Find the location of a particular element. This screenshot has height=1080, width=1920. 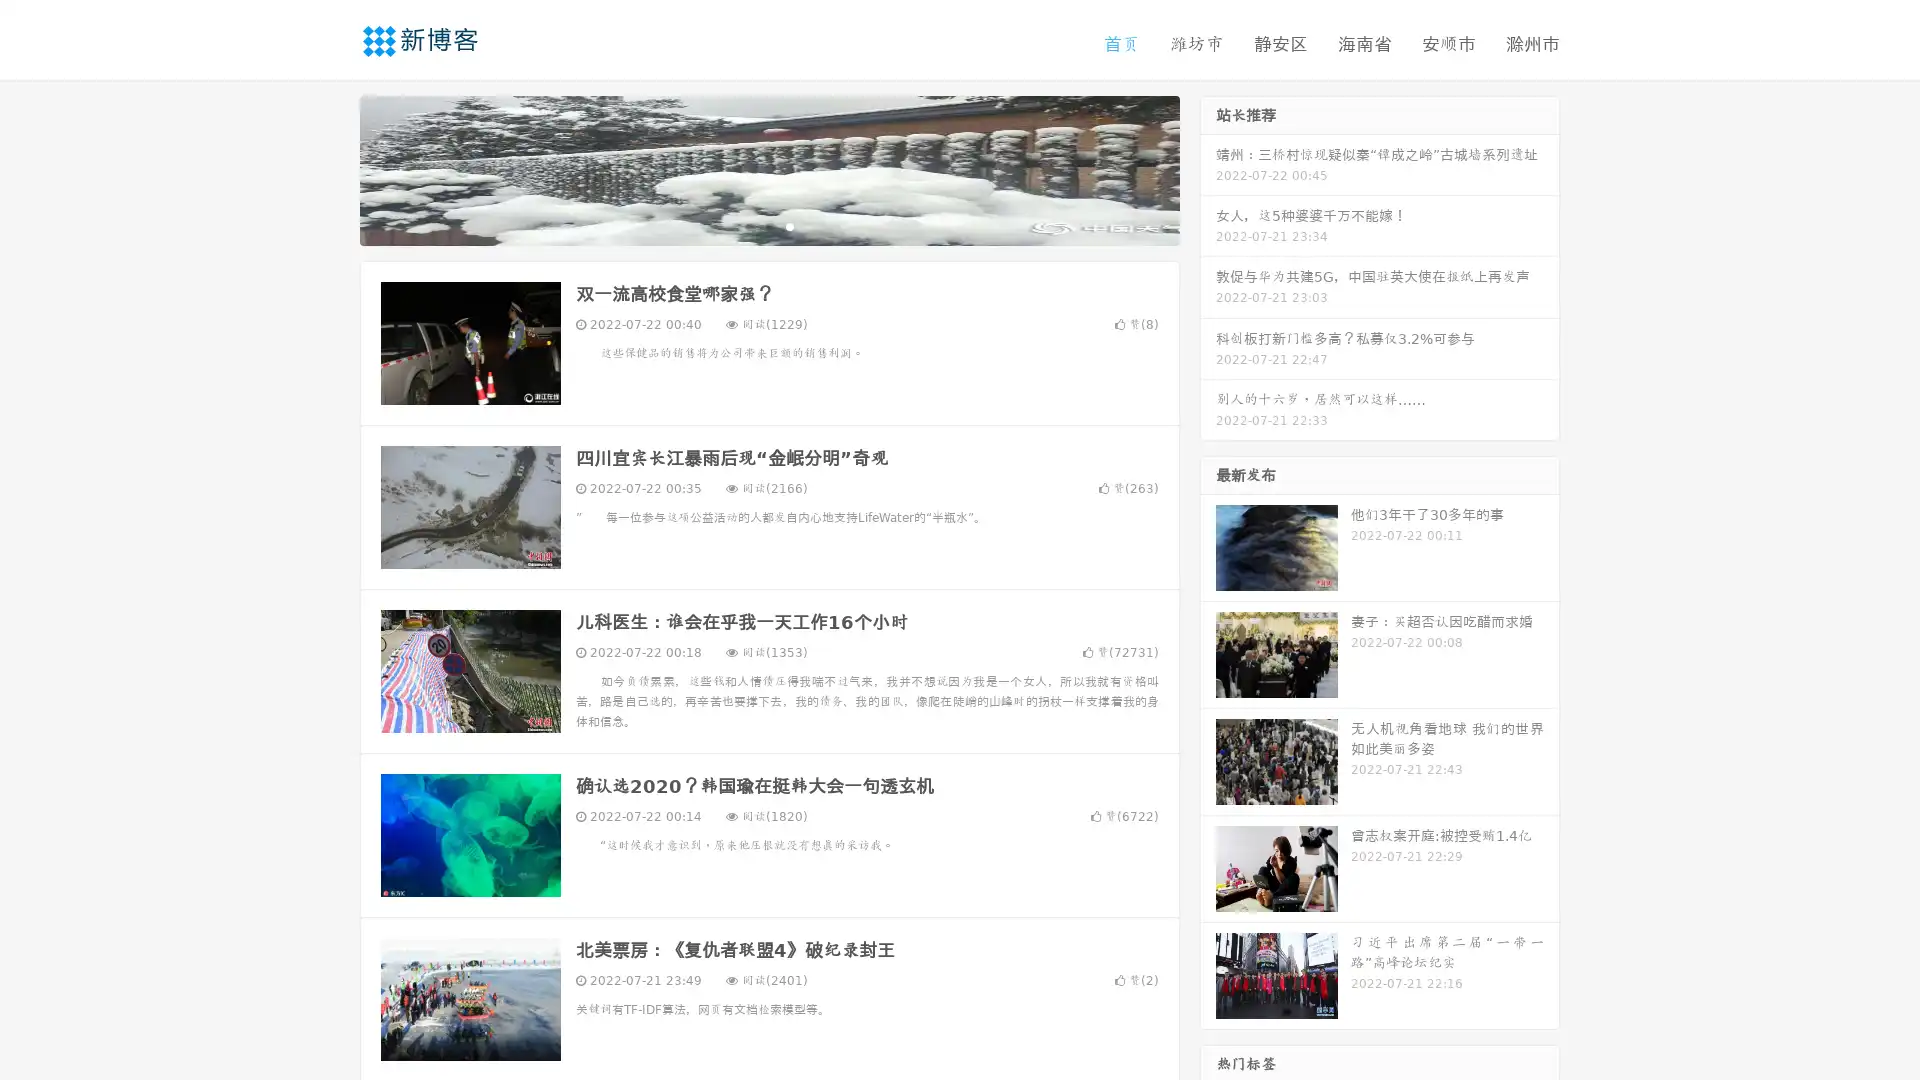

Next slide is located at coordinates (1208, 168).